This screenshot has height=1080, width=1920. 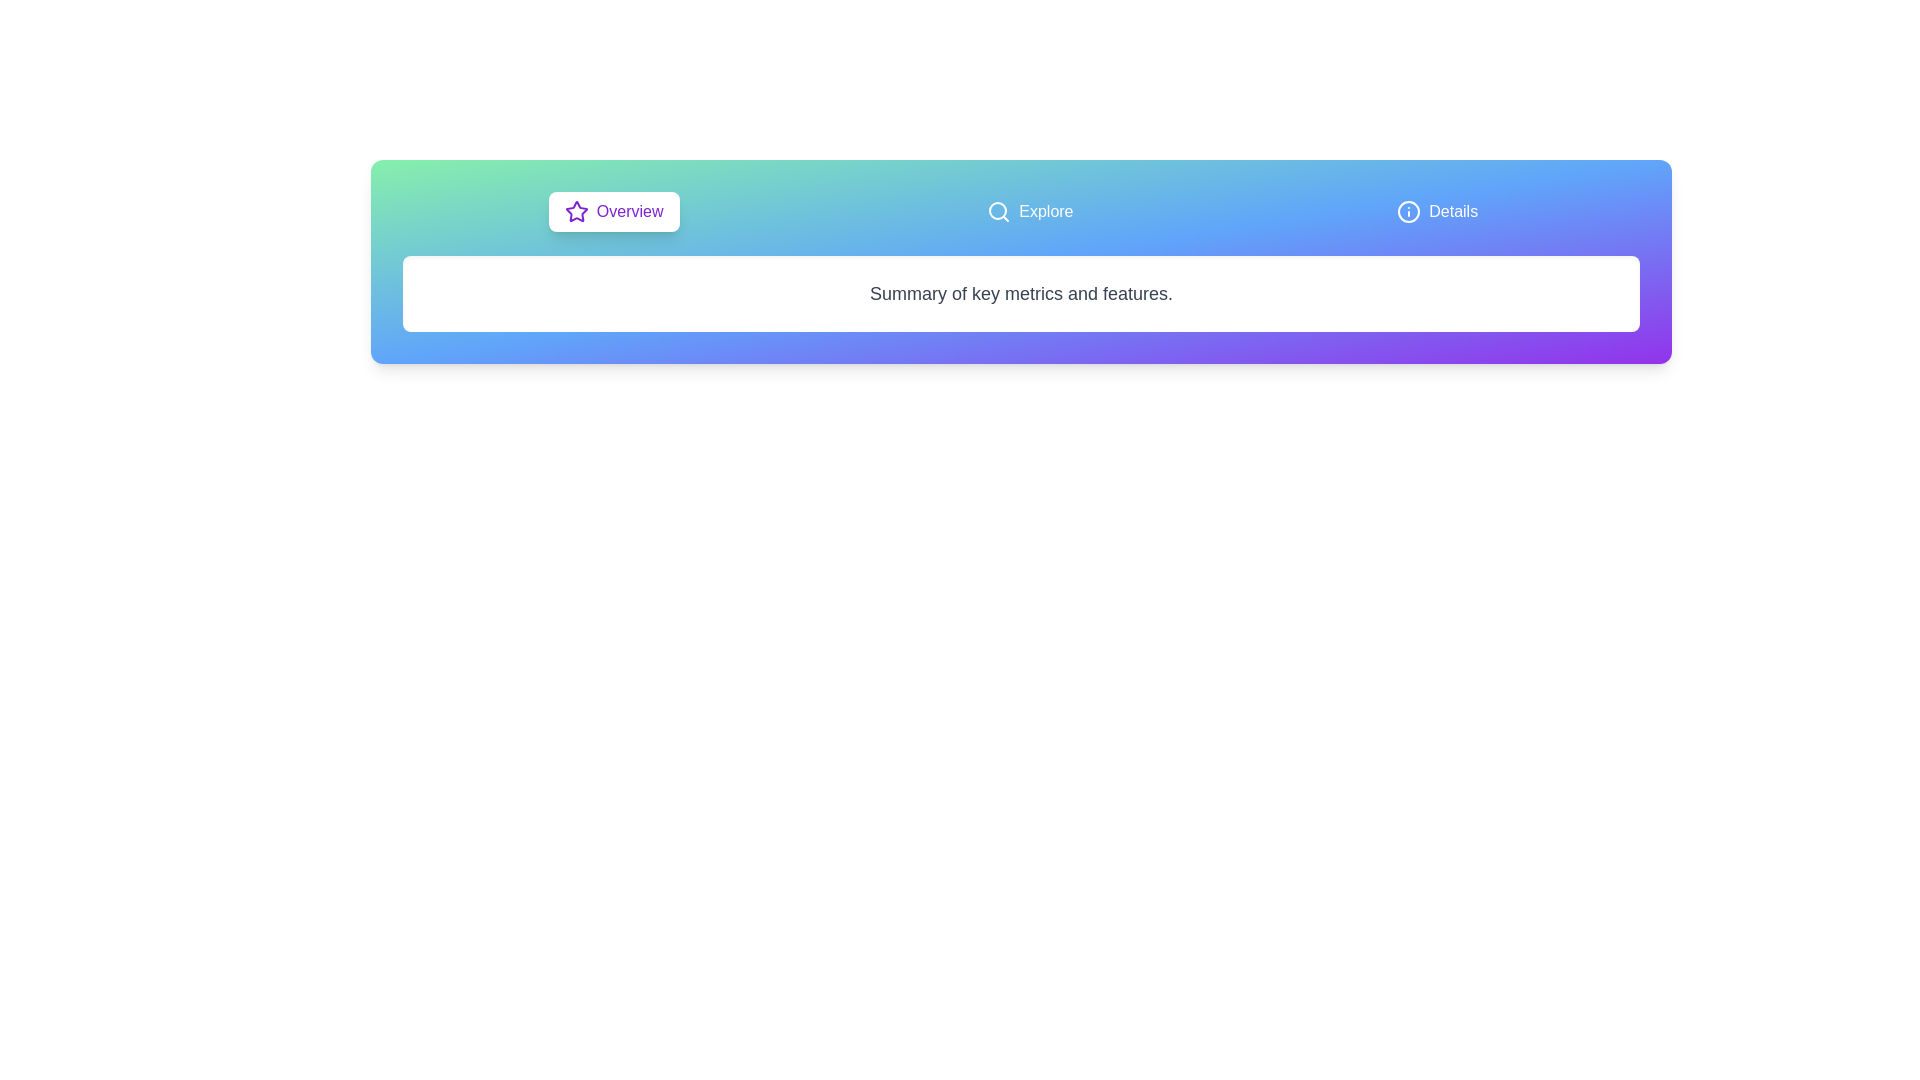 What do you see at coordinates (1030, 212) in the screenshot?
I see `the Explore tab to observe visual feedback` at bounding box center [1030, 212].